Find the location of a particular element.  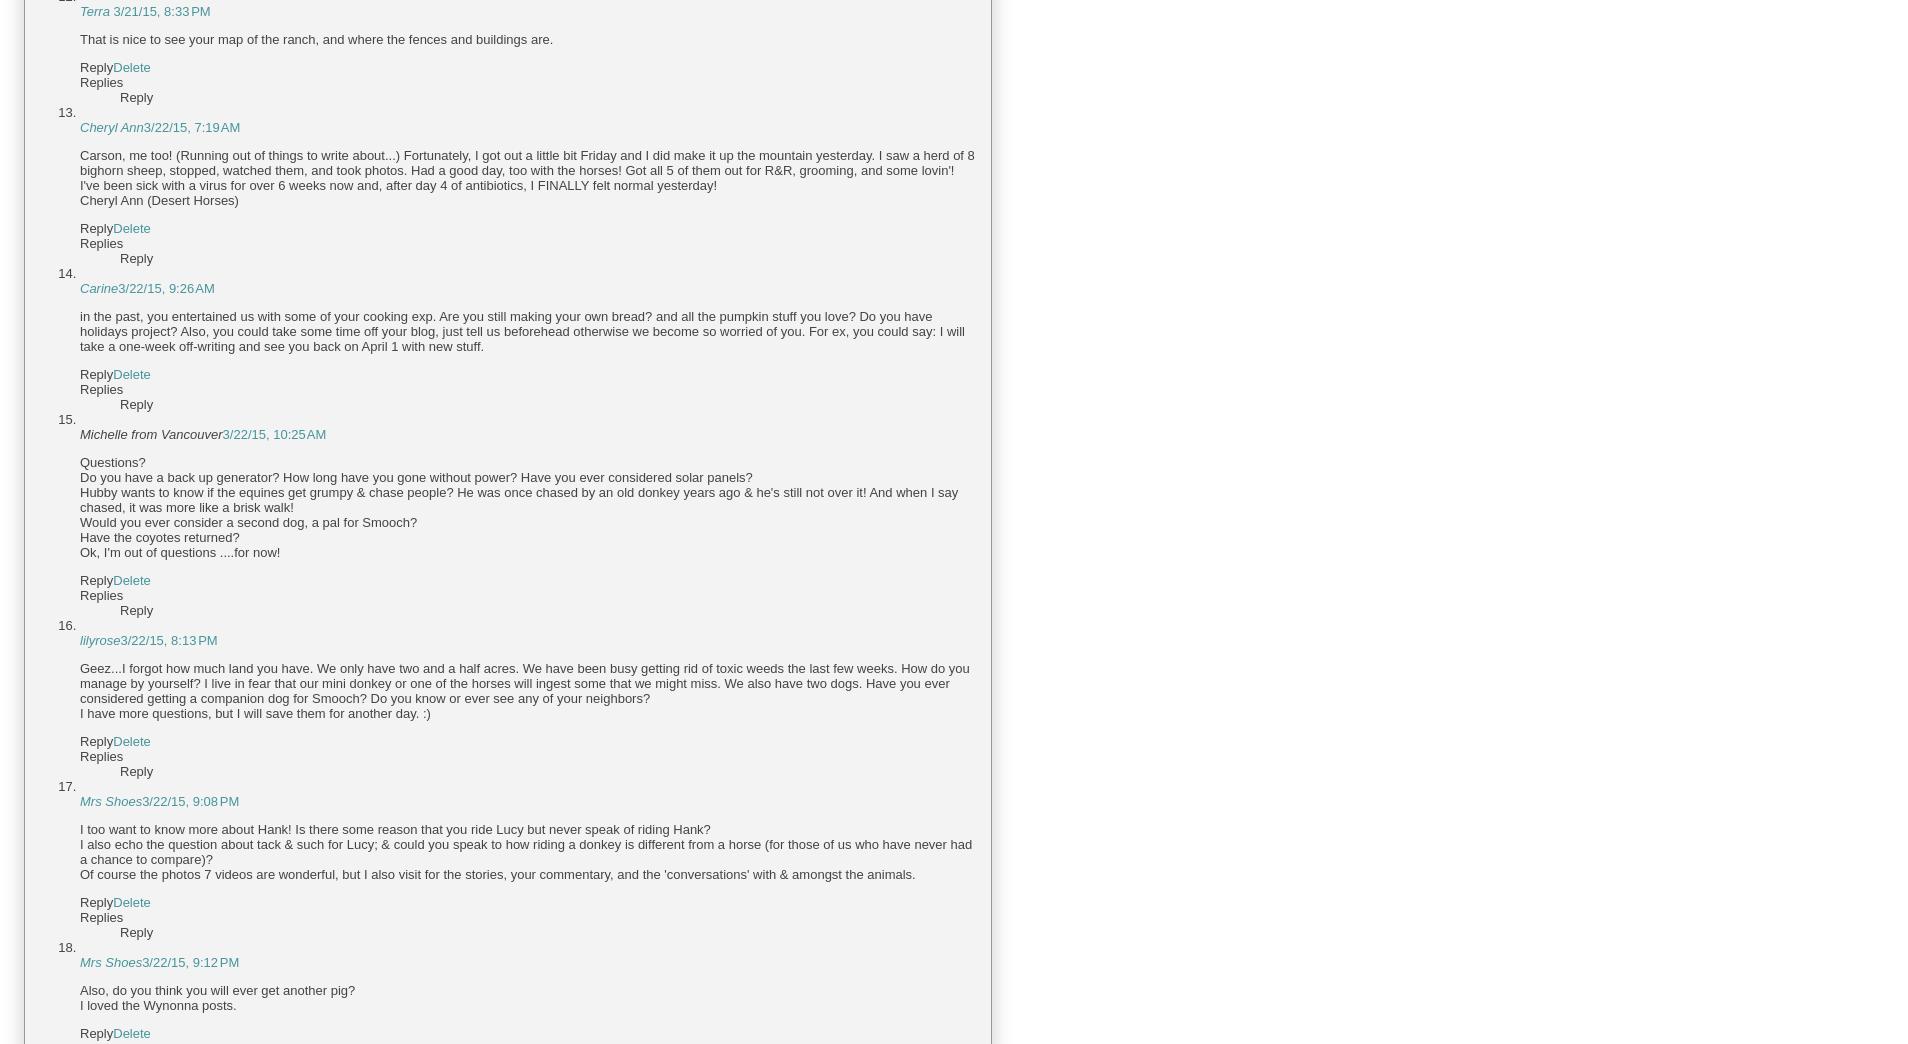

'I too want to know more about Hank! Is there some reason that you ride Lucy but never speak of riding Hank?' is located at coordinates (394, 828).